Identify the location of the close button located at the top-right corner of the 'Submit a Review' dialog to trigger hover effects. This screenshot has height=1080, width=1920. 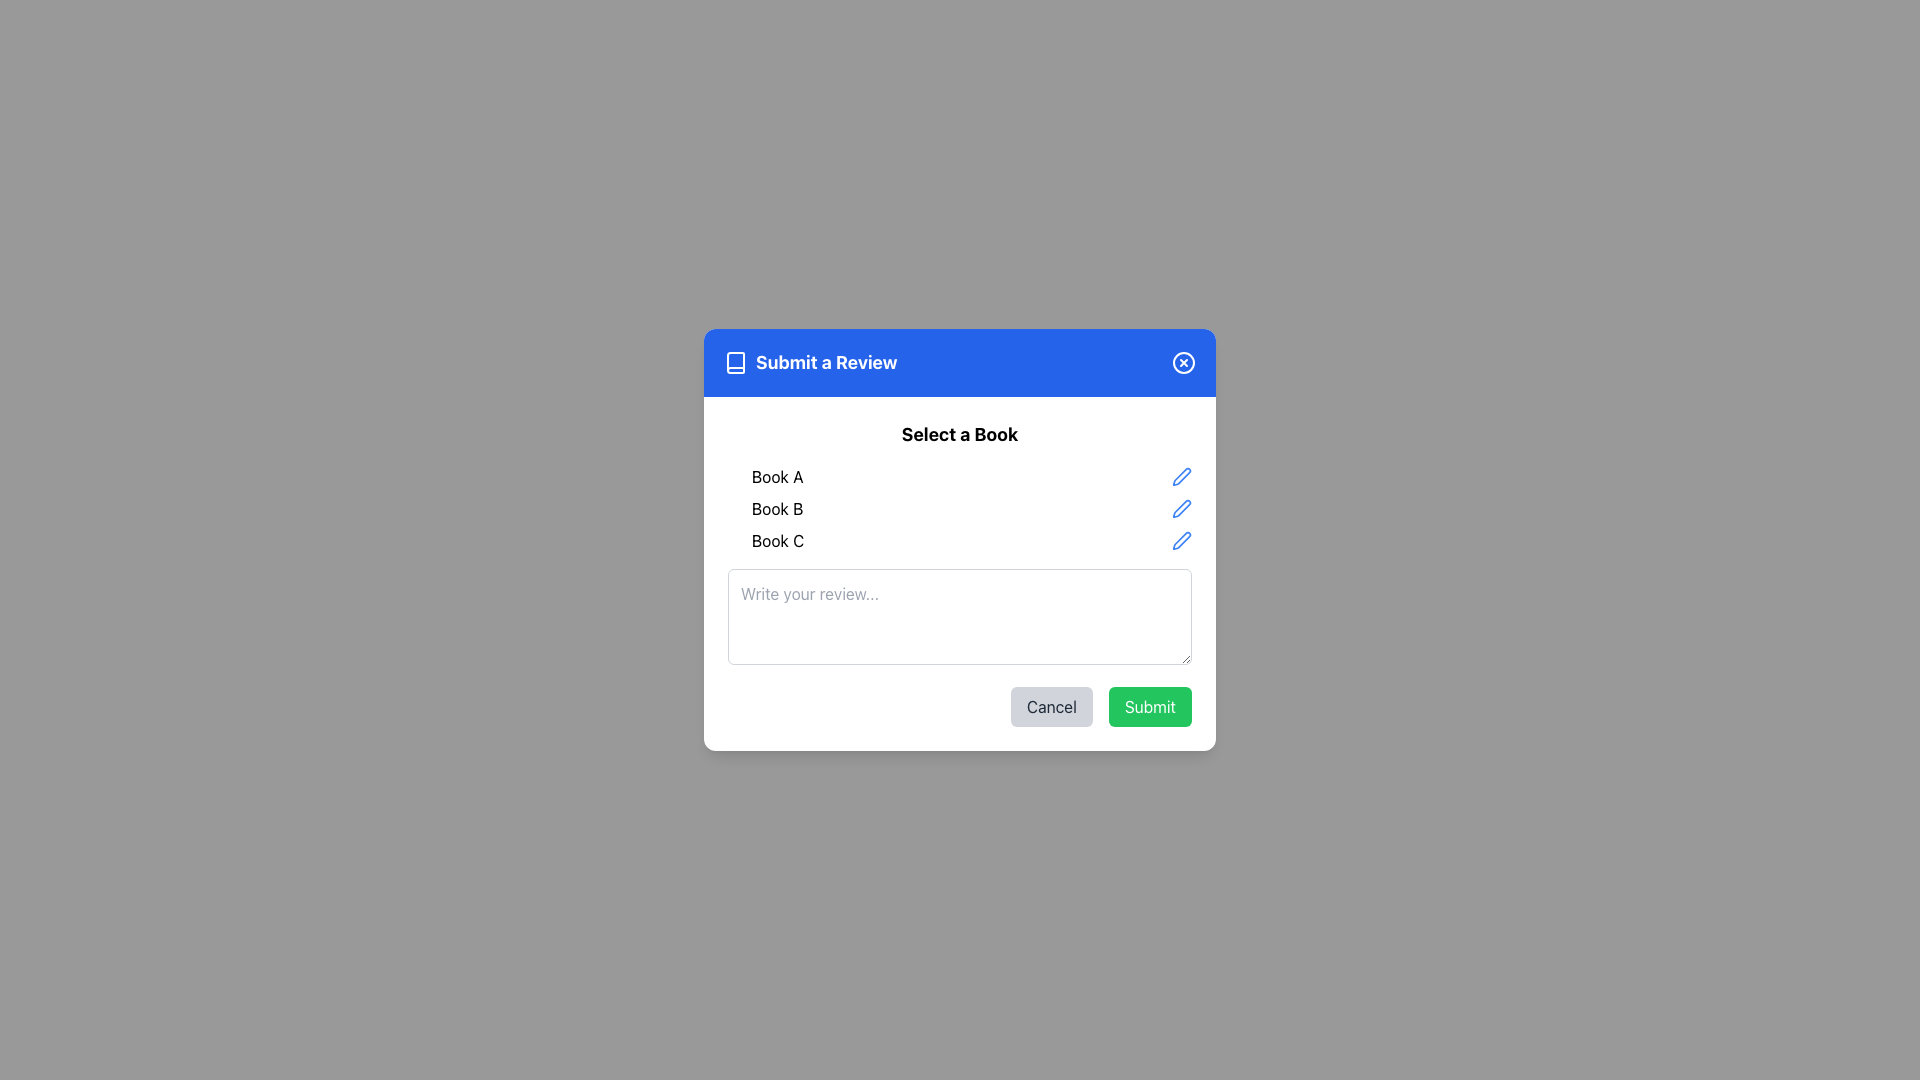
(1184, 362).